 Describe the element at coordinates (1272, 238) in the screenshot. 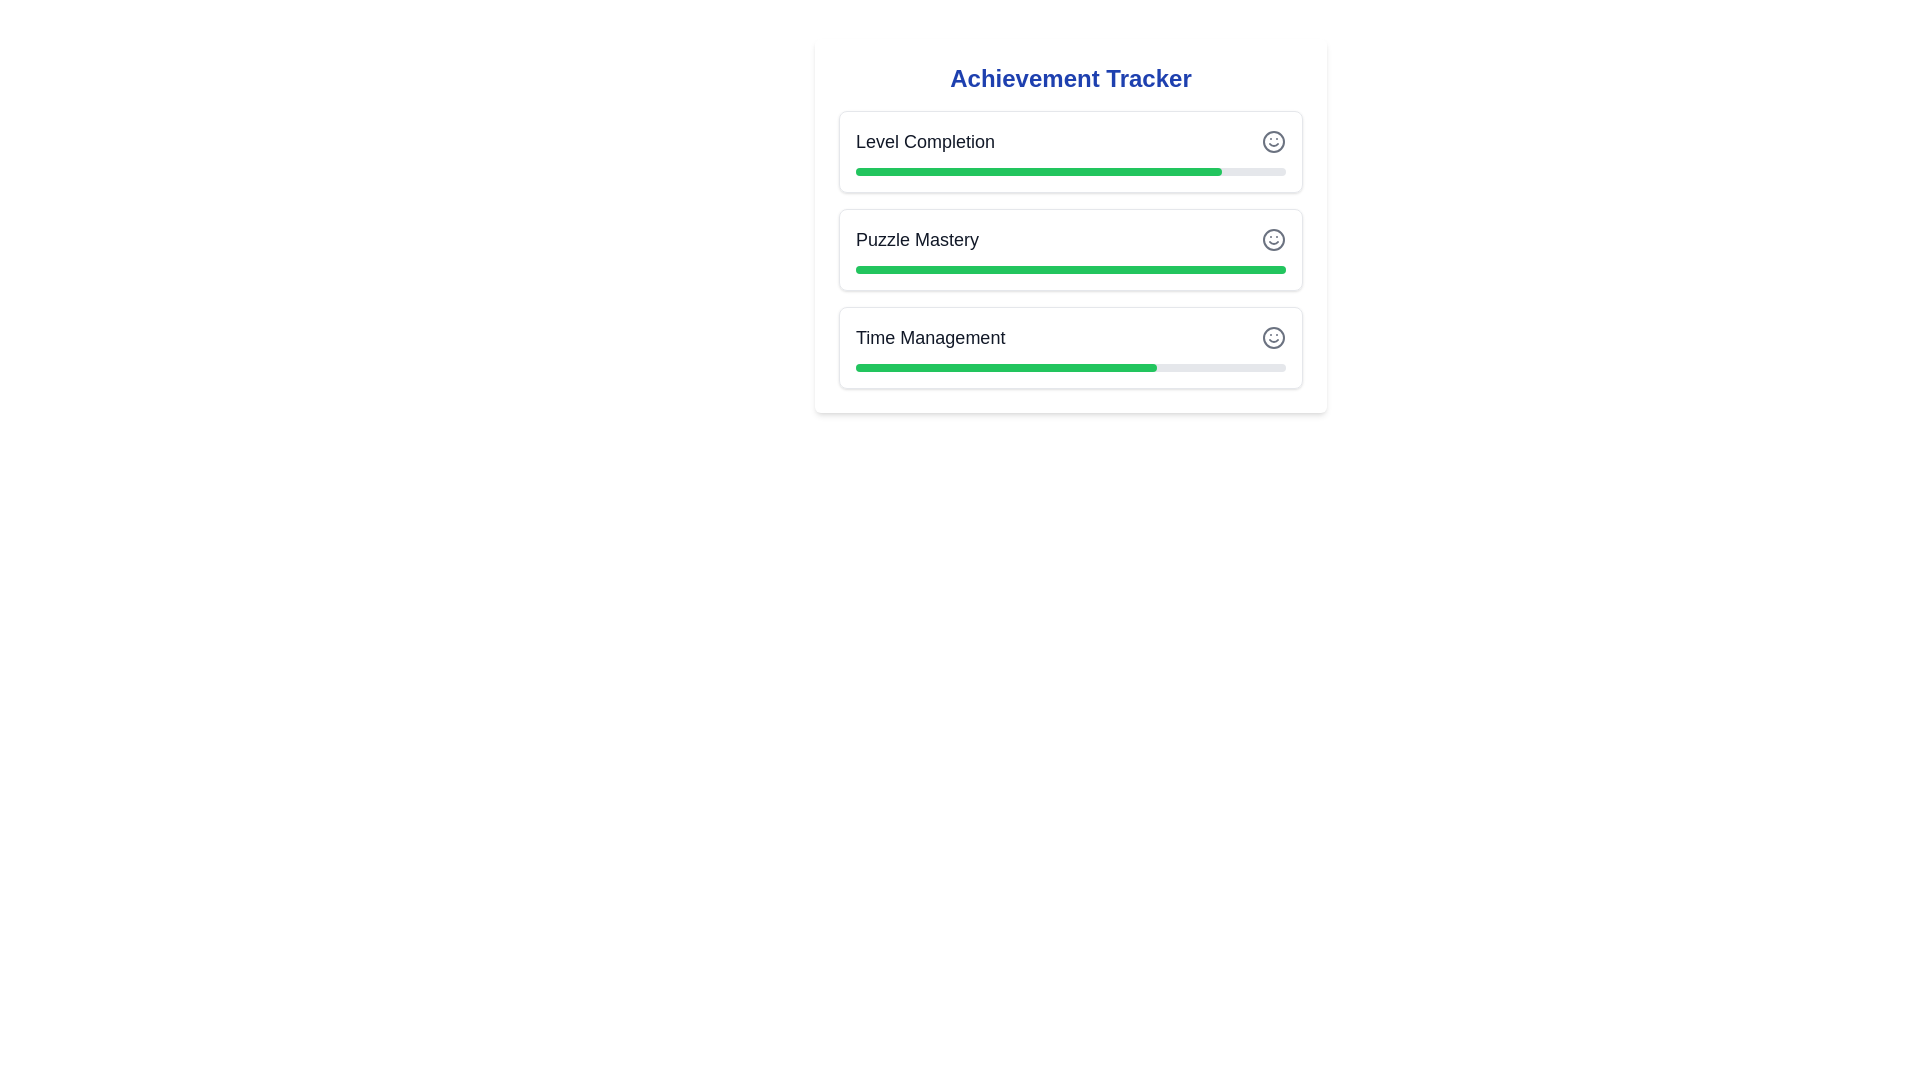

I see `the circular graphic element representing the smiley face icon located at the bottom-right corner of the 'Puzzle Mastery' area` at that location.